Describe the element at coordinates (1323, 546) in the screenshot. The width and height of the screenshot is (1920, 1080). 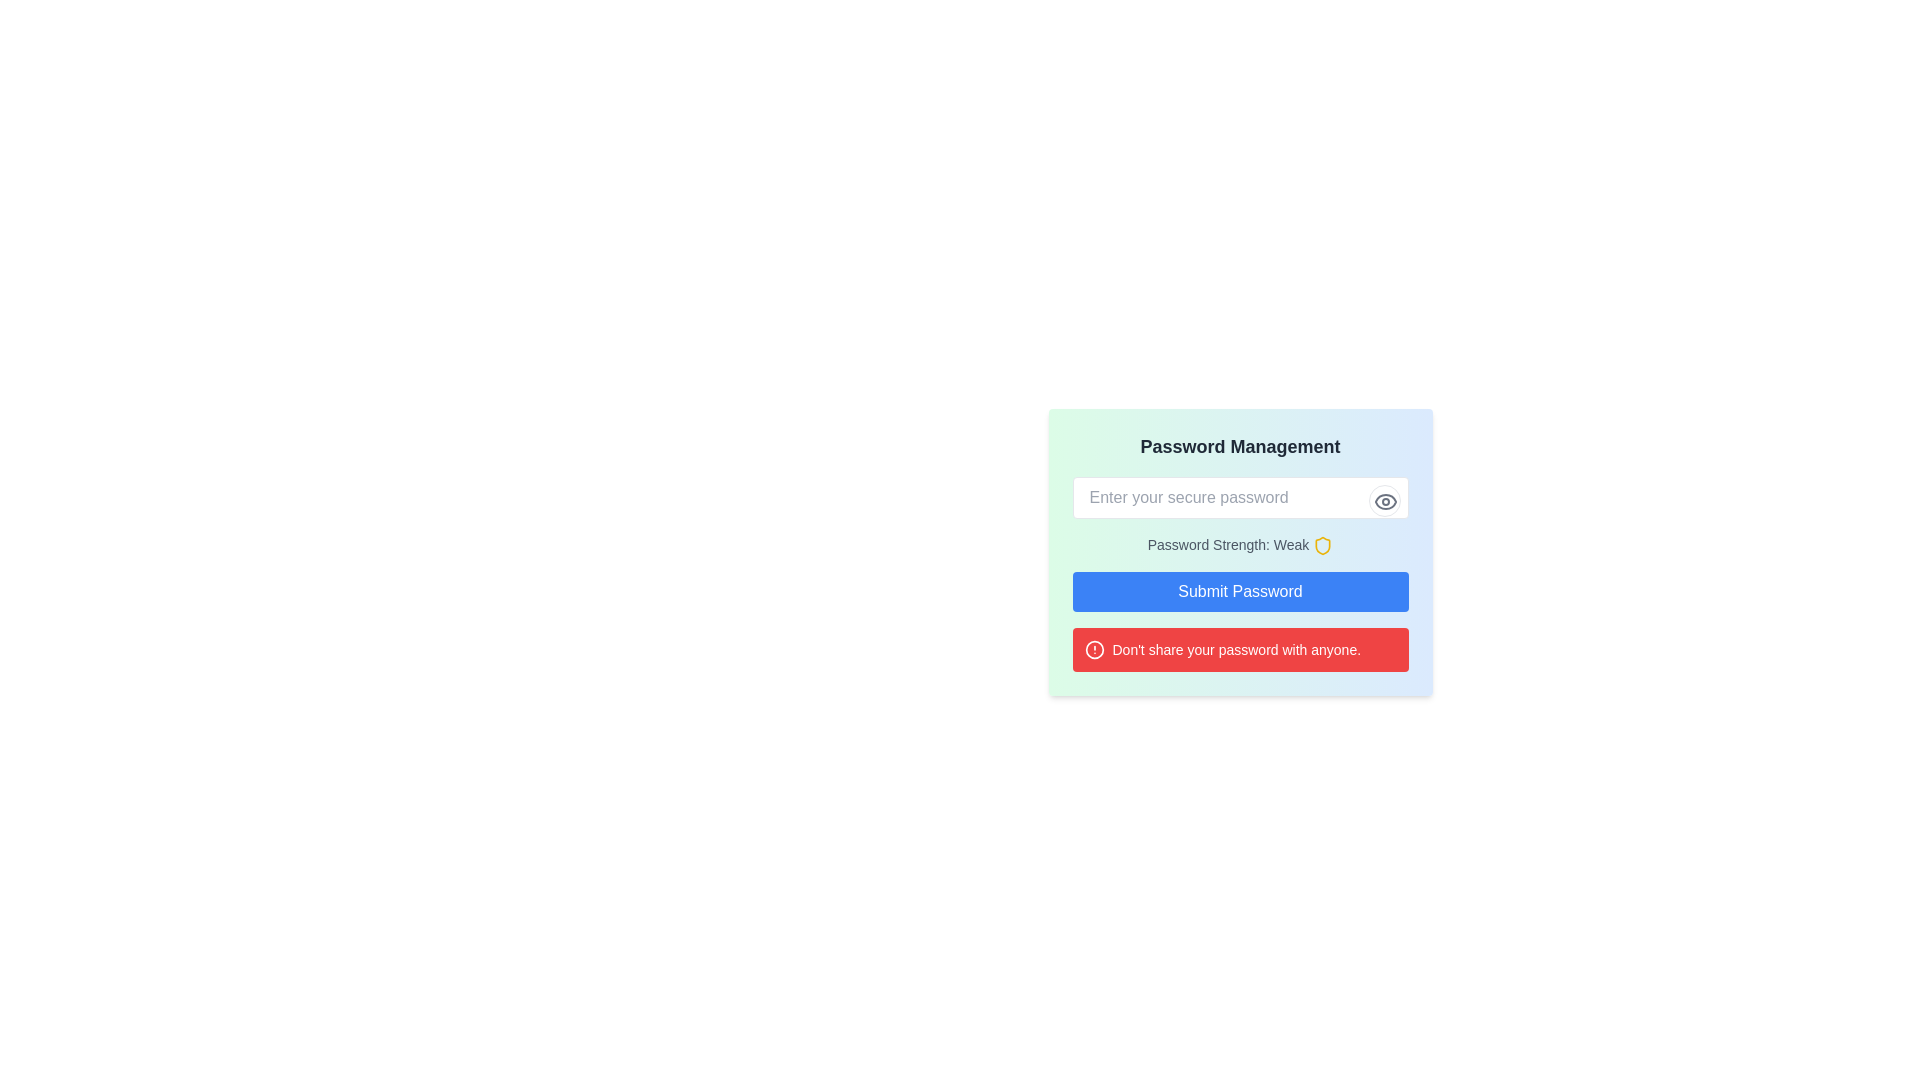
I see `the shield-shaped SVG graphic icon with a yellow outline, located to the left of the text label 'Password Strength: Weak.'` at that location.